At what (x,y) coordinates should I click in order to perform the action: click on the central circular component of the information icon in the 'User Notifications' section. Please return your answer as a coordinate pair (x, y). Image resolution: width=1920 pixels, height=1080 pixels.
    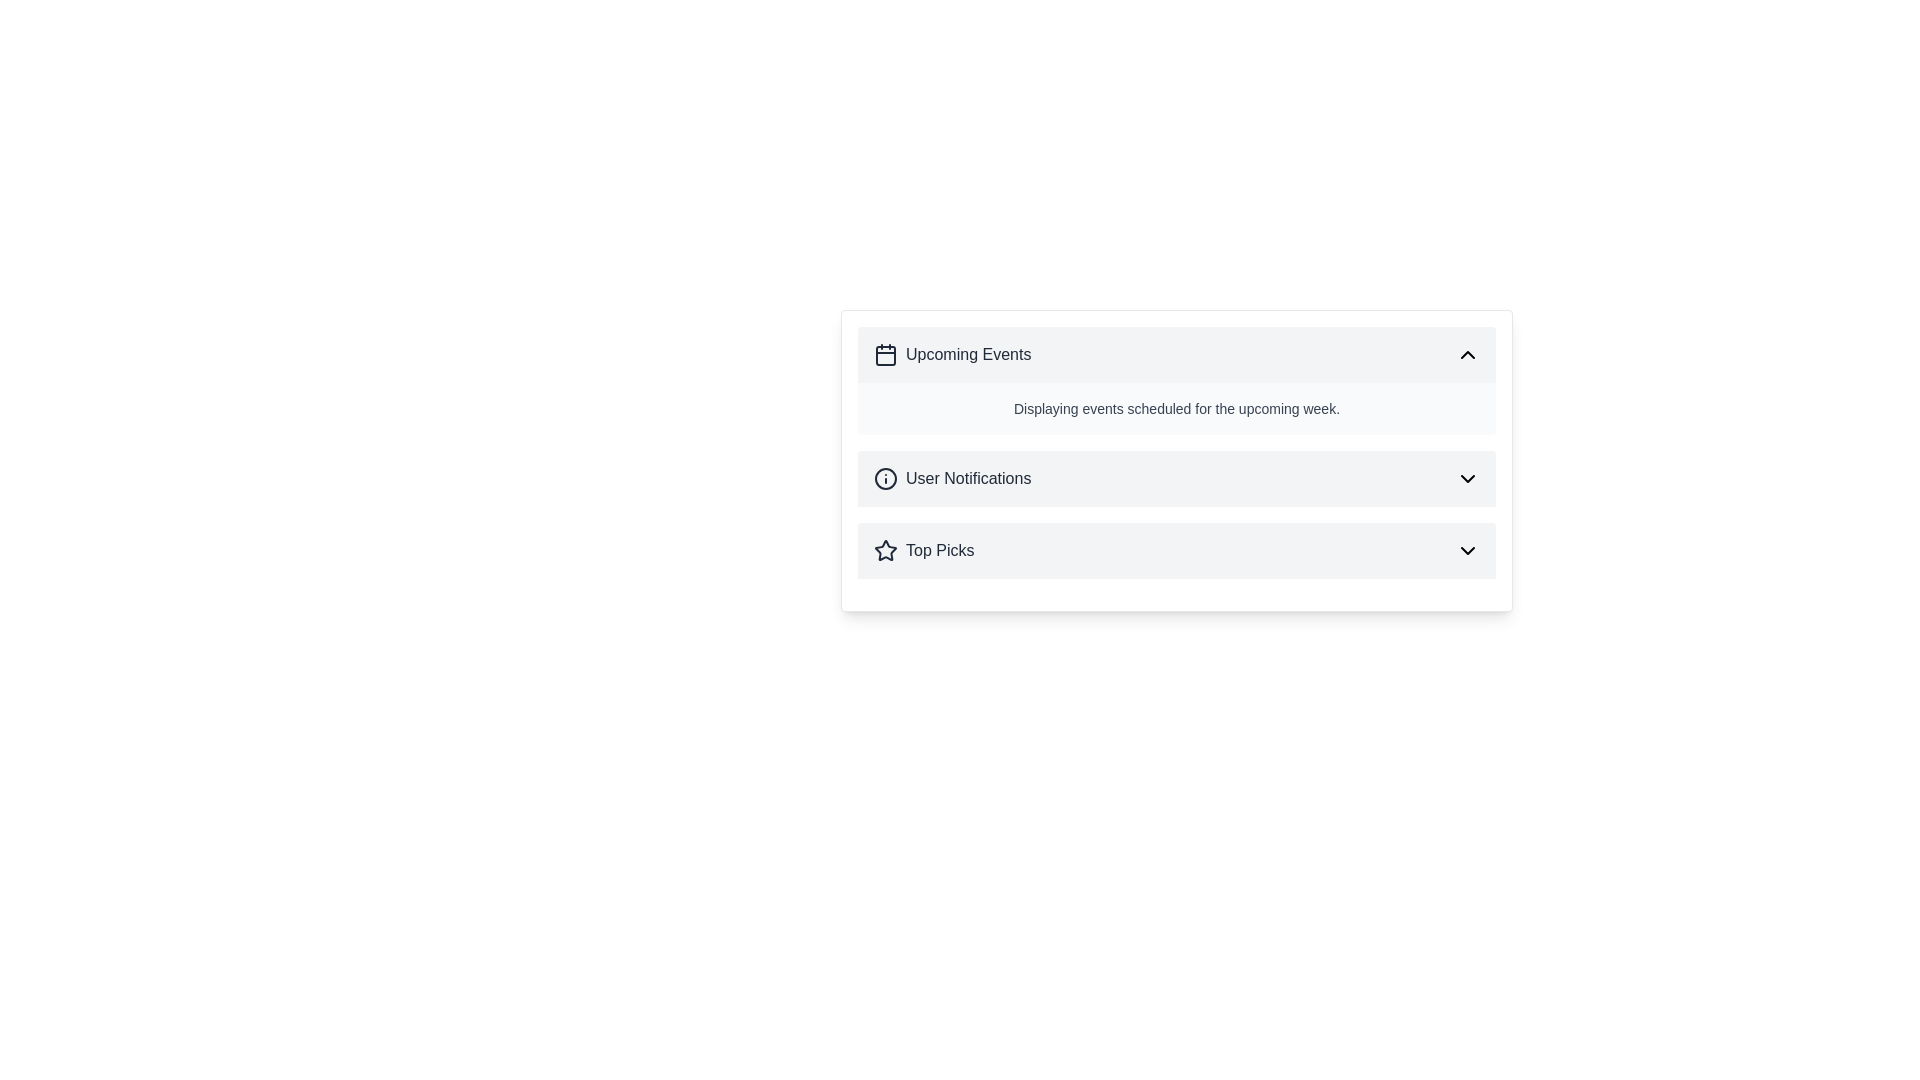
    Looking at the image, I should click on (885, 478).